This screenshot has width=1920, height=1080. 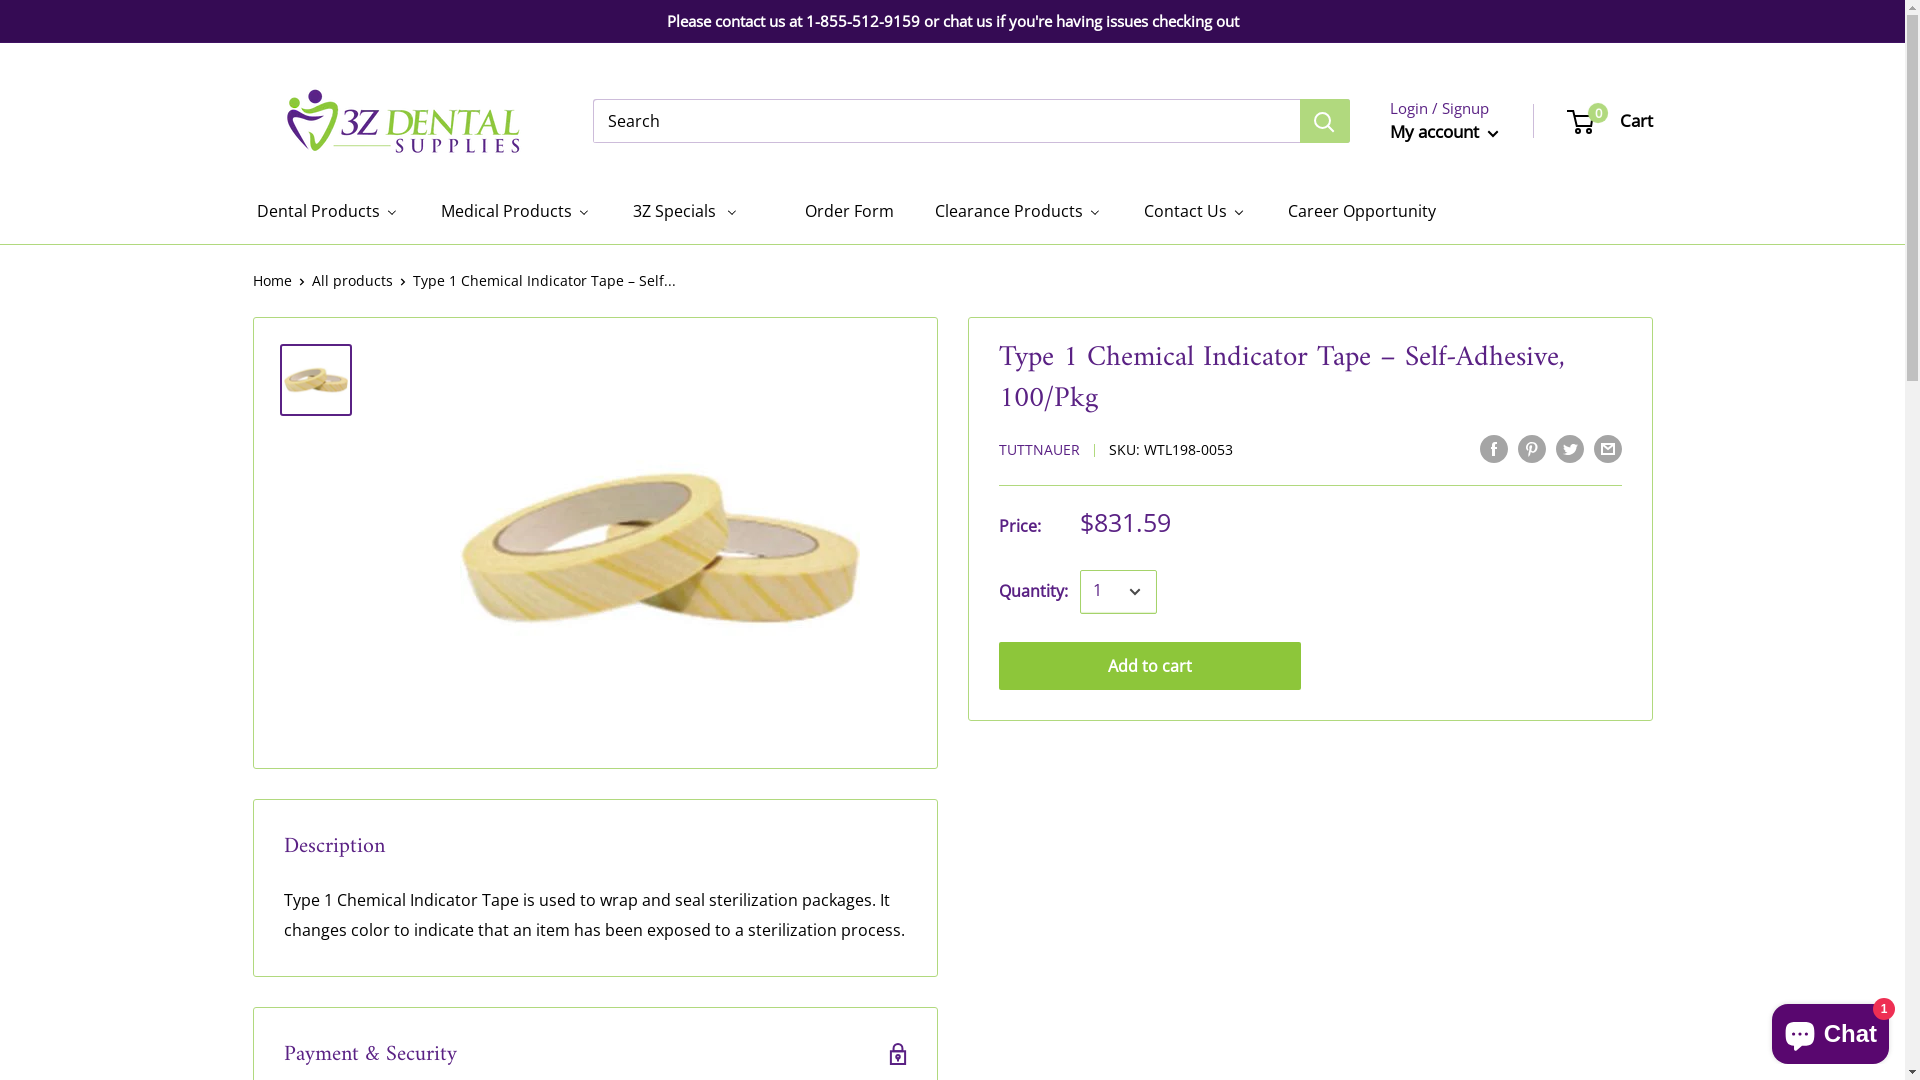 I want to click on 'Medical Products', so click(x=514, y=211).